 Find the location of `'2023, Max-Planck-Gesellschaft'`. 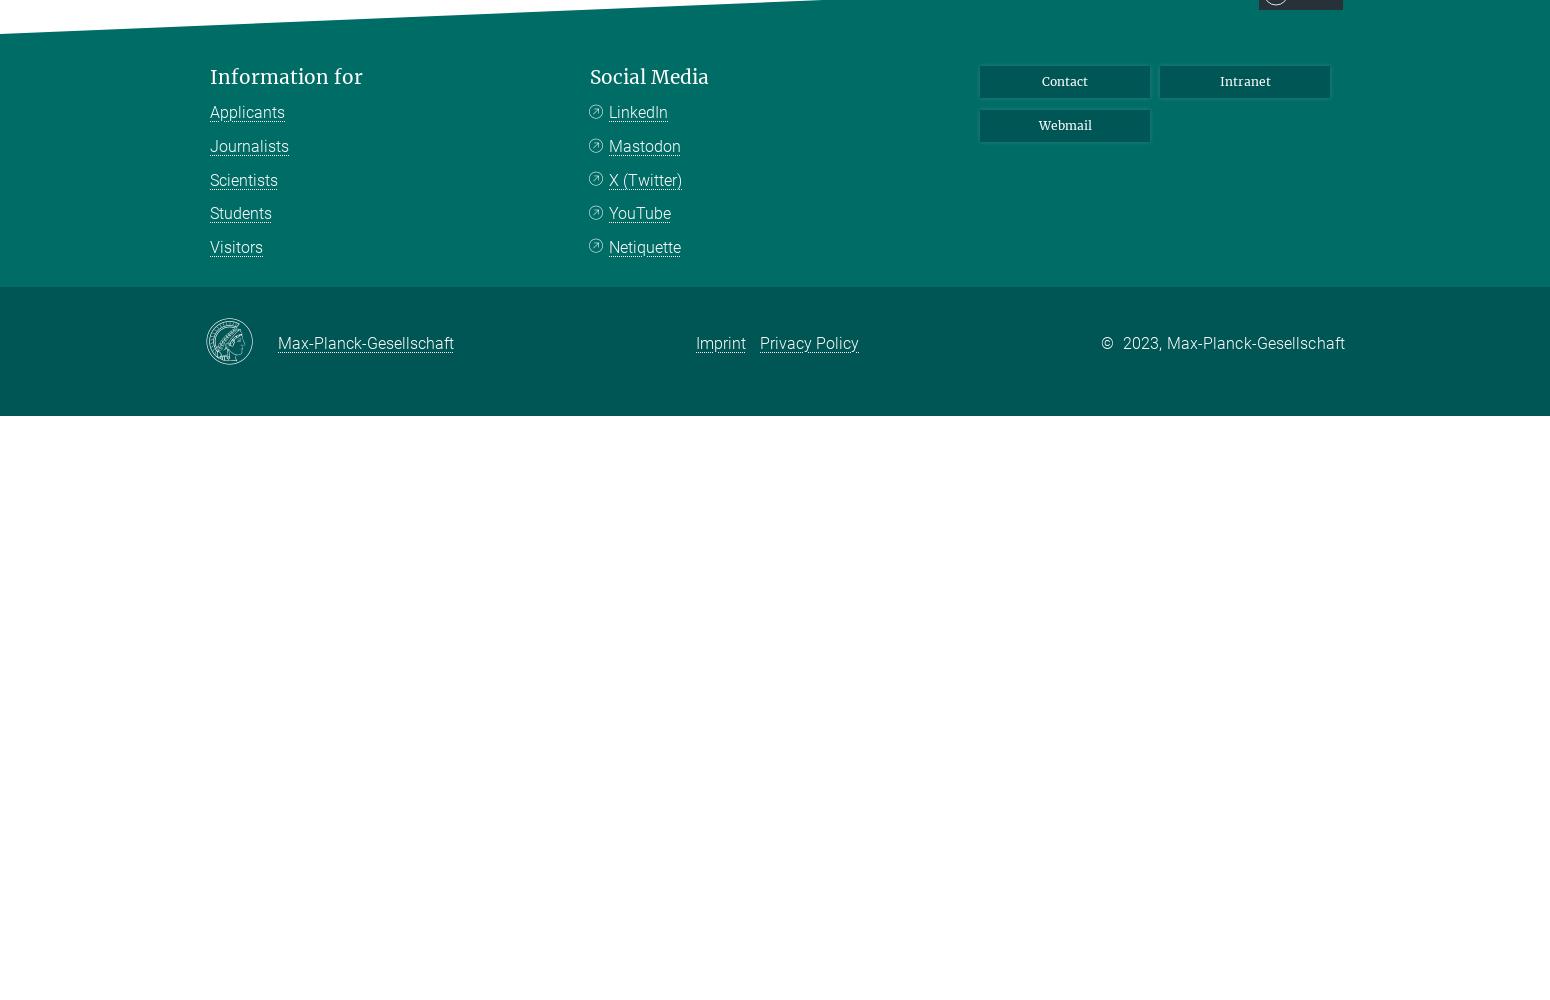

'2023, Max-Planck-Gesellschaft' is located at coordinates (1233, 341).